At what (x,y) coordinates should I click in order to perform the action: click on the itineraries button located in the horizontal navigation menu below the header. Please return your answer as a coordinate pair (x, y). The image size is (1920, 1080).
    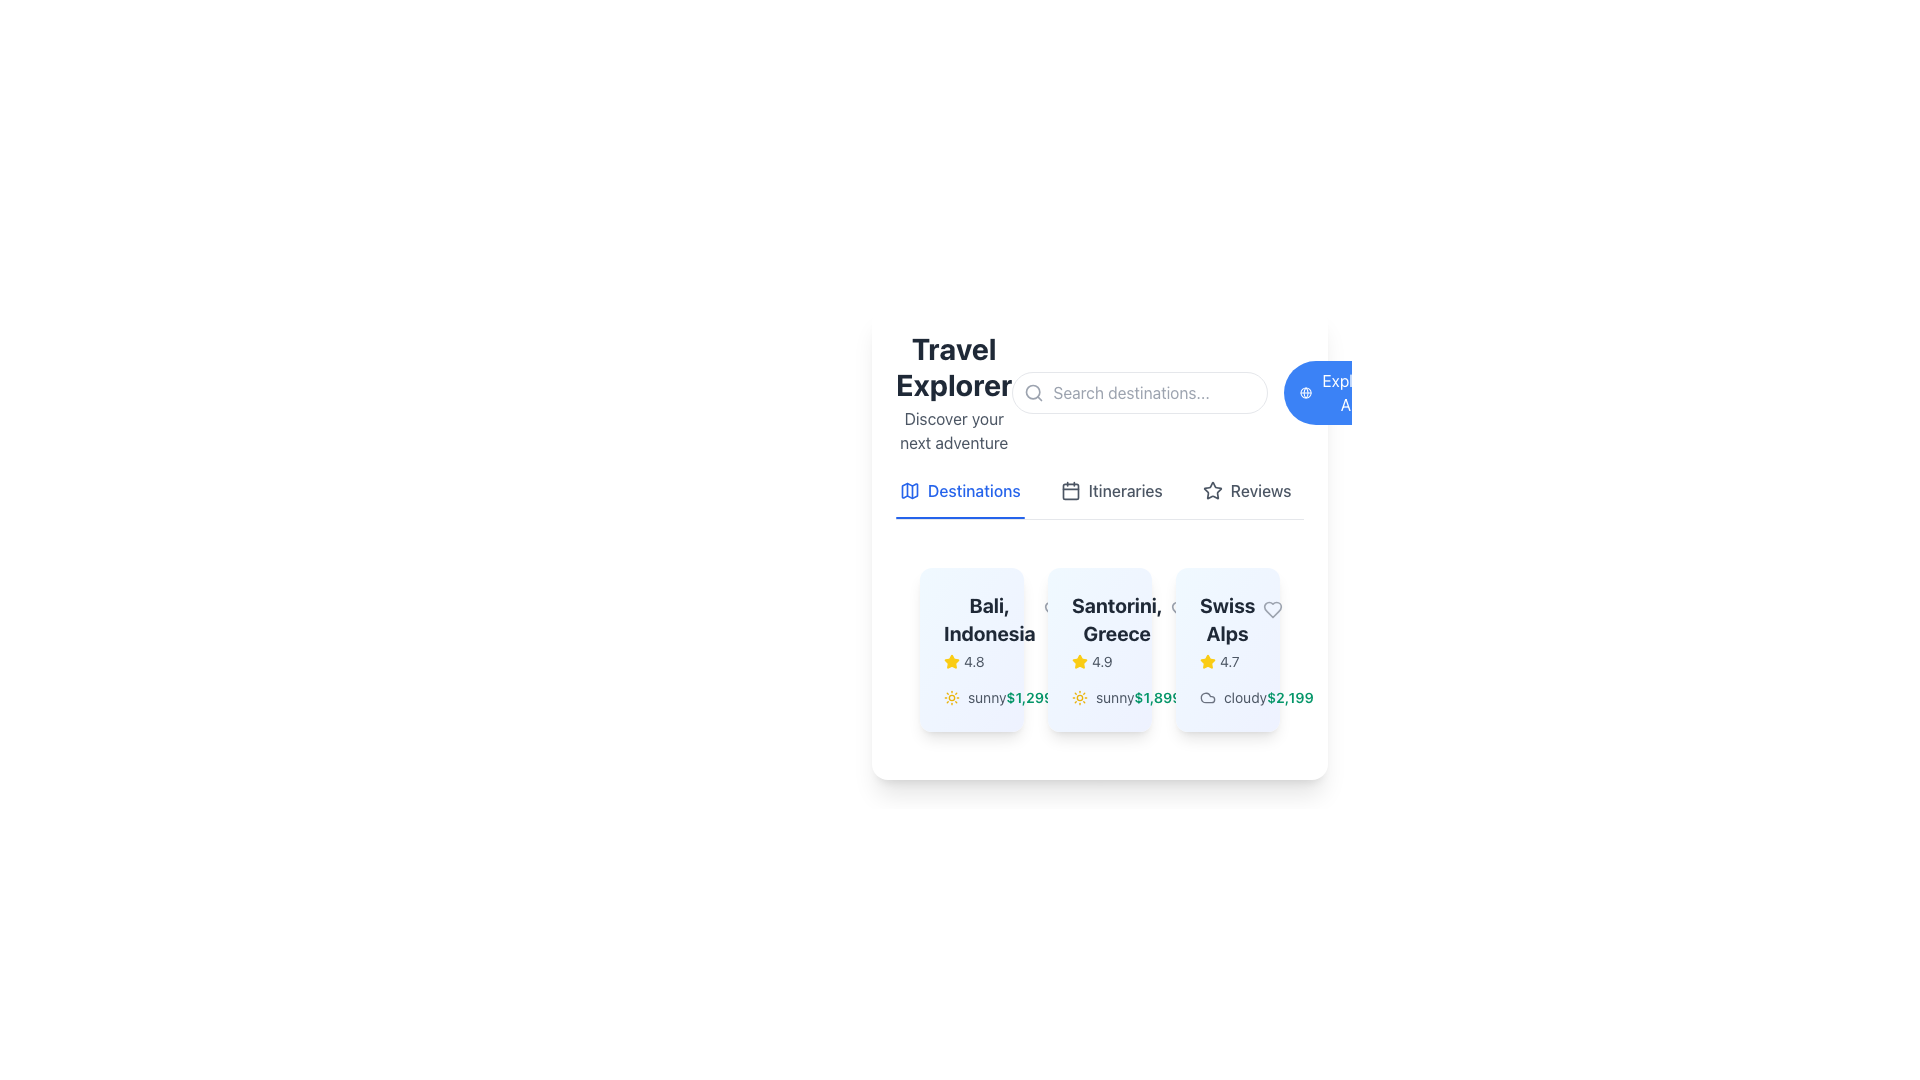
    Looking at the image, I should click on (1110, 497).